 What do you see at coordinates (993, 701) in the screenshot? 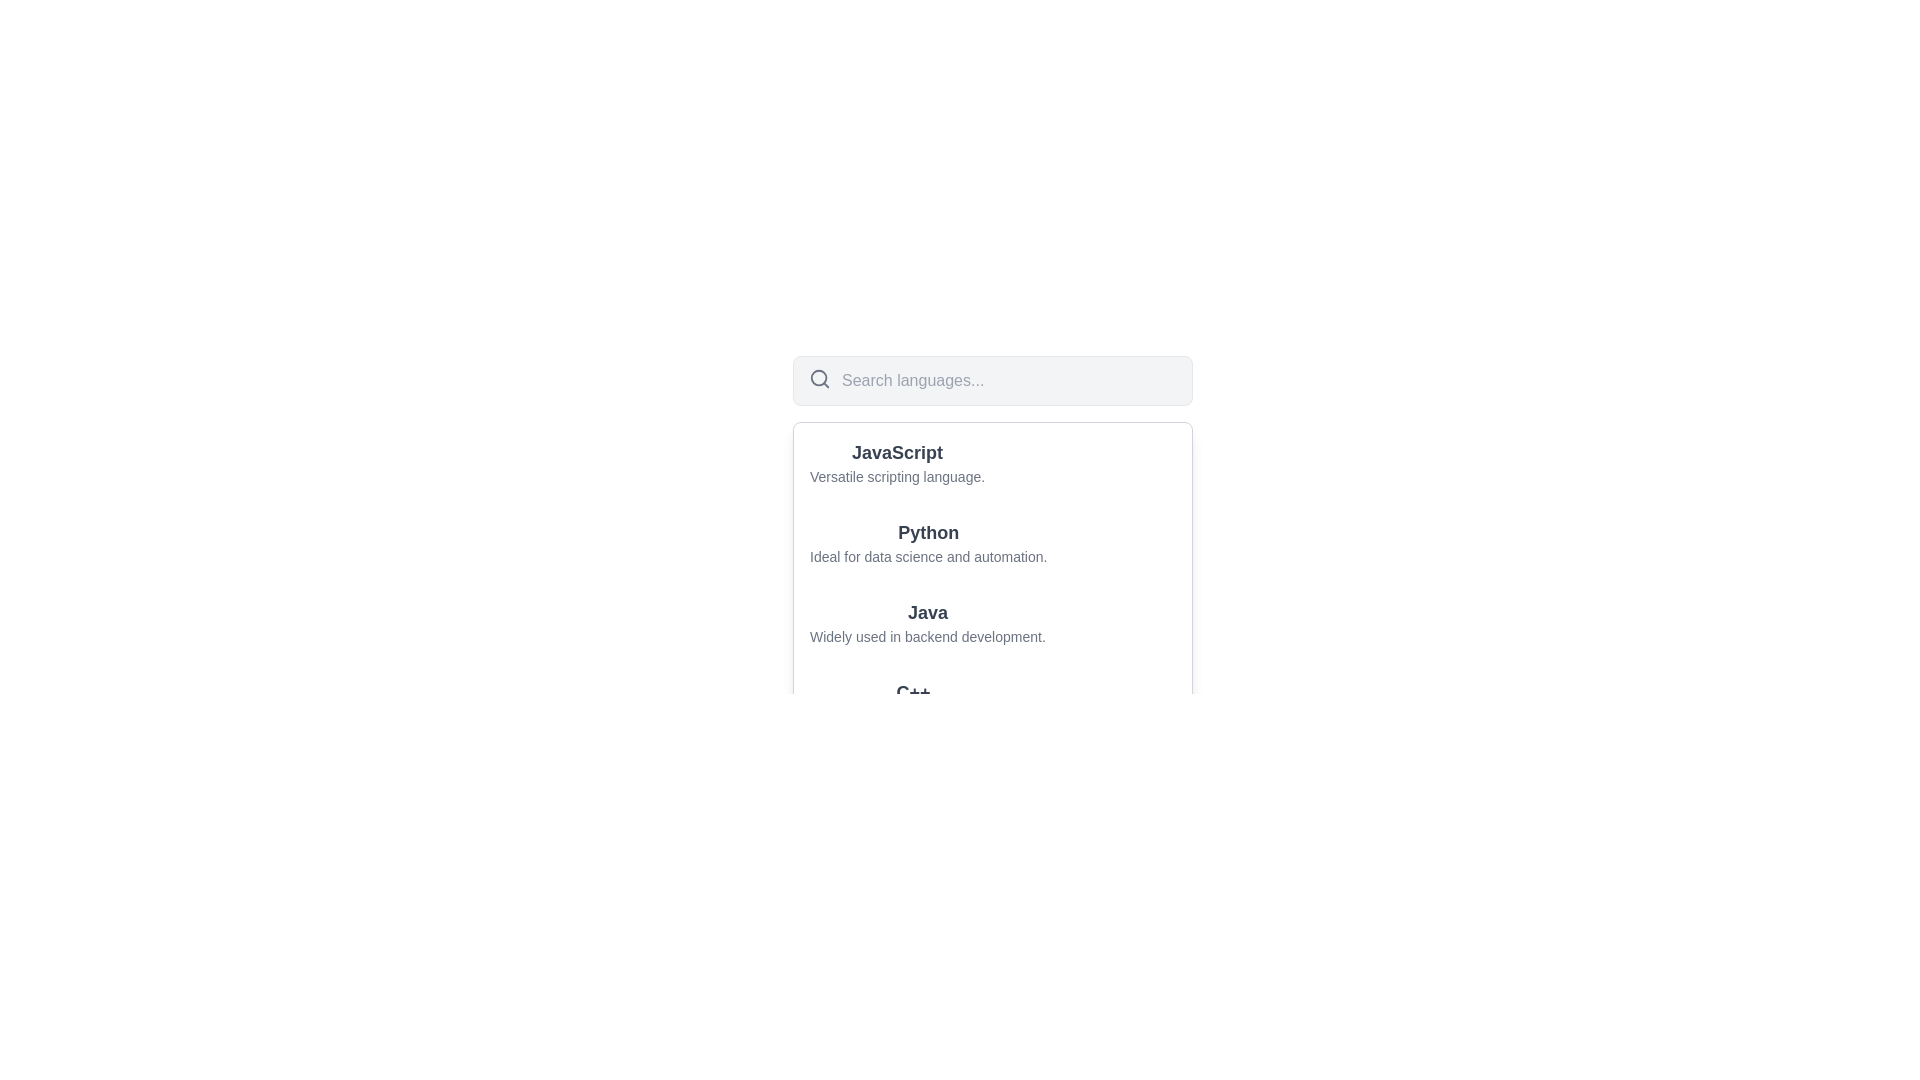
I see `the fourth list item representing the programming language 'C++' in the vertical menu, which is positioned below 'Java' and above 'Ruby'` at bounding box center [993, 701].